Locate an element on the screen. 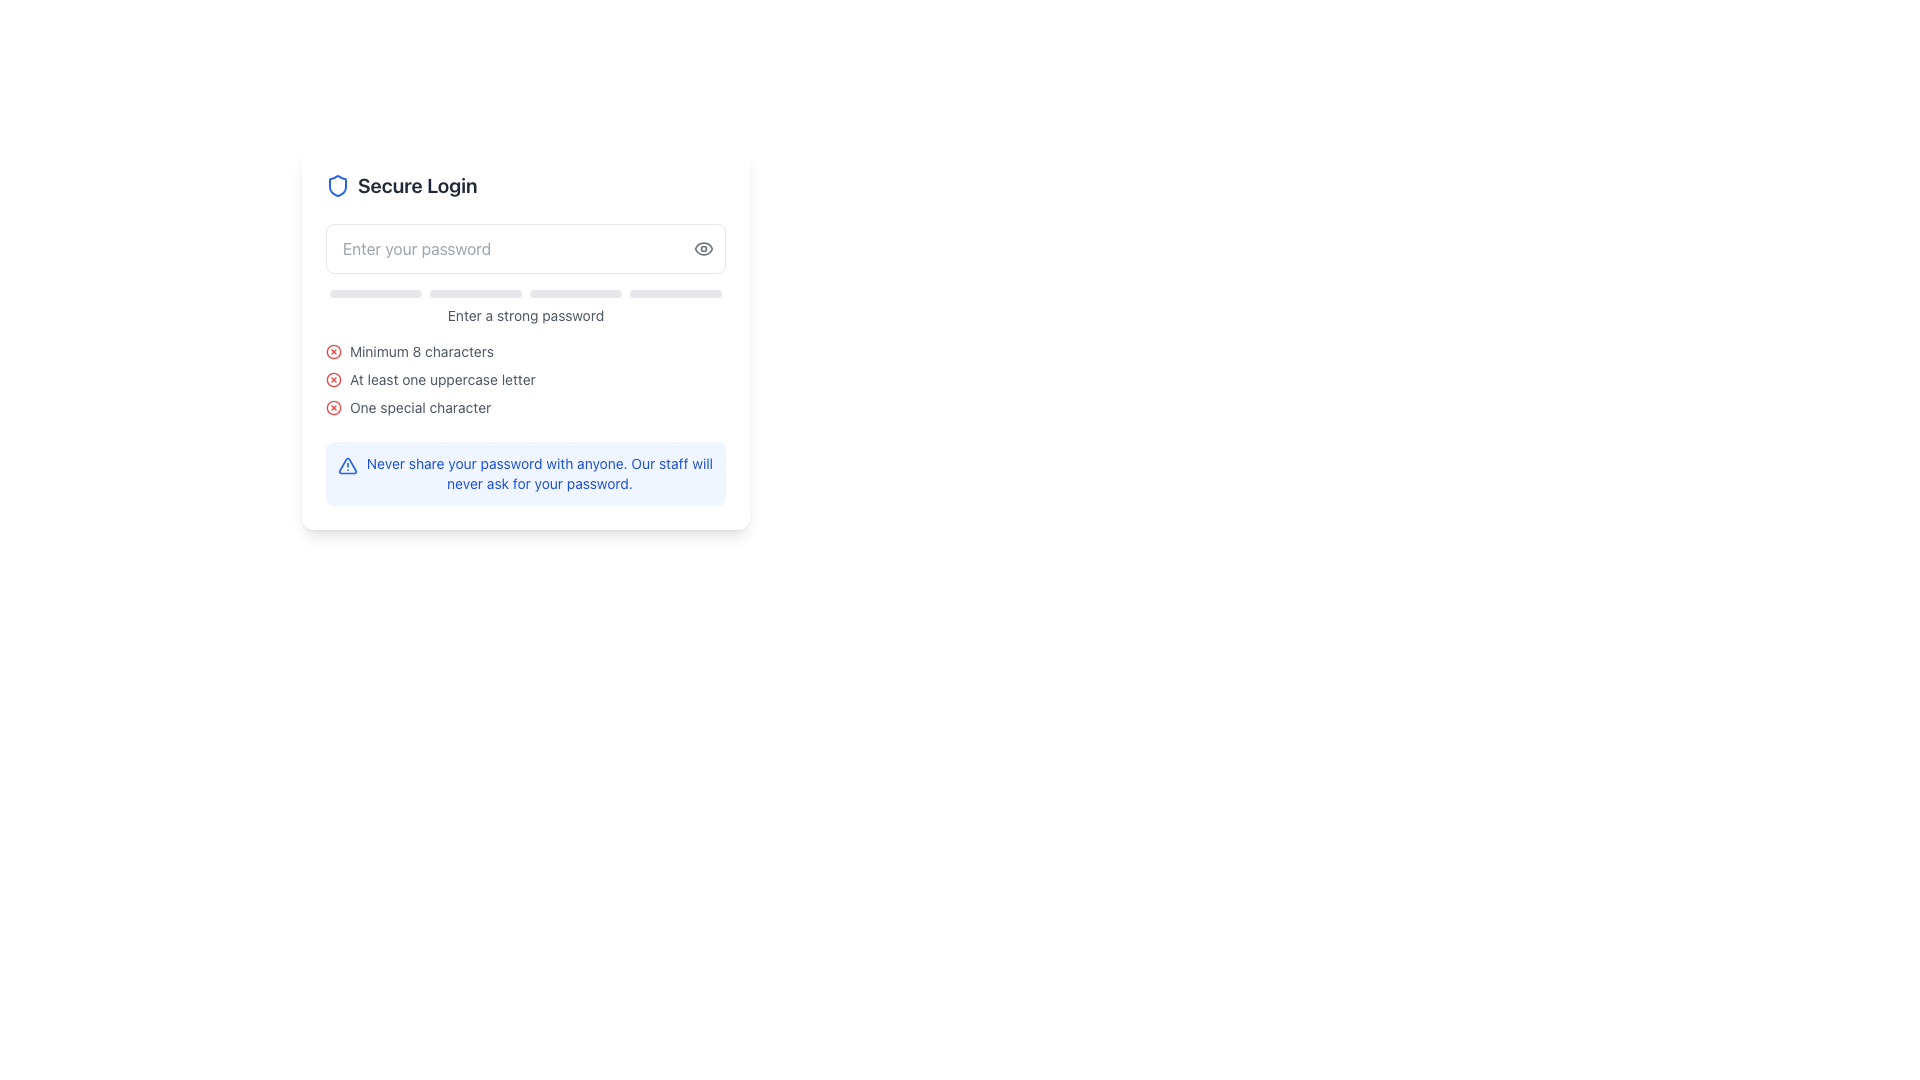 The height and width of the screenshot is (1080, 1920). the static text element displaying the message 'One special character', which is styled in gray and positioned below 'At least one uppercase letter' and above the notification panel is located at coordinates (419, 407).